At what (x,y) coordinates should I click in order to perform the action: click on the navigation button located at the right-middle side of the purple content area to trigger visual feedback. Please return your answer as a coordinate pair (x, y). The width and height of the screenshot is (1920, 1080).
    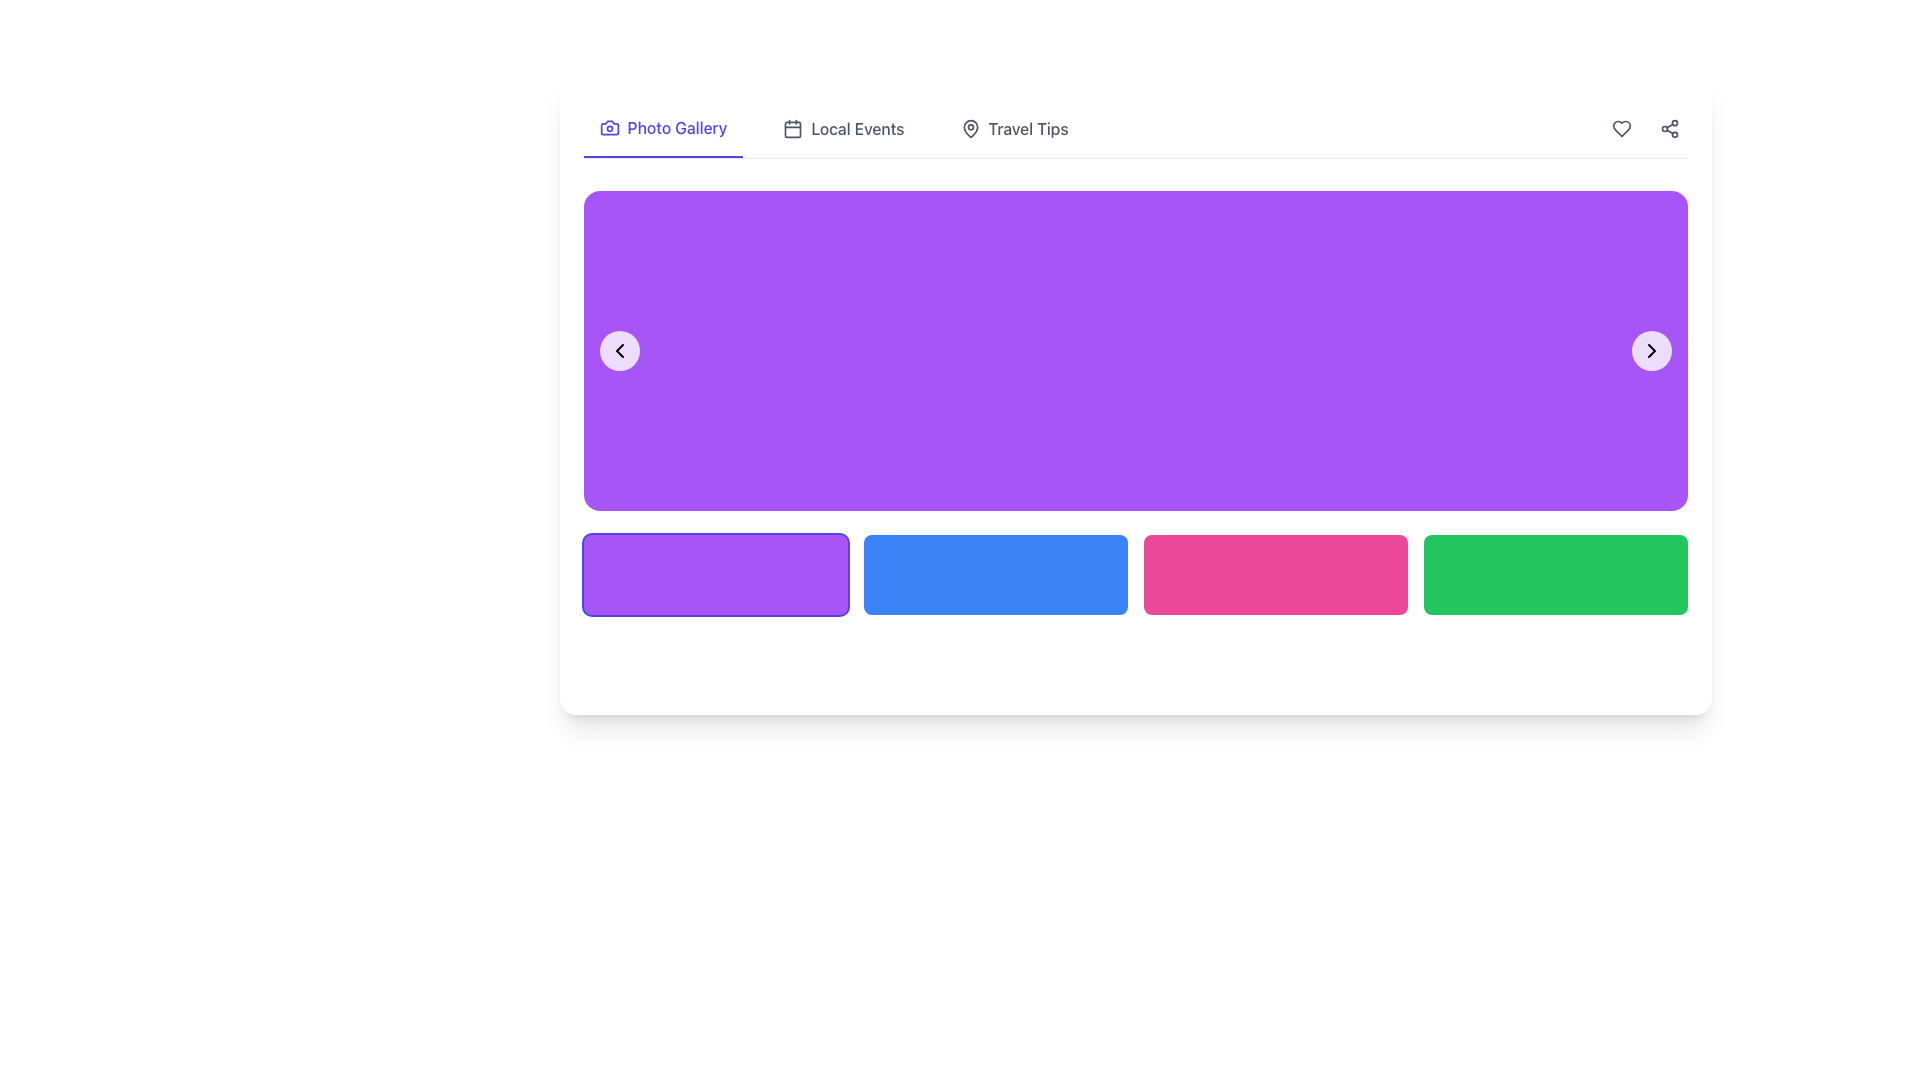
    Looking at the image, I should click on (1651, 350).